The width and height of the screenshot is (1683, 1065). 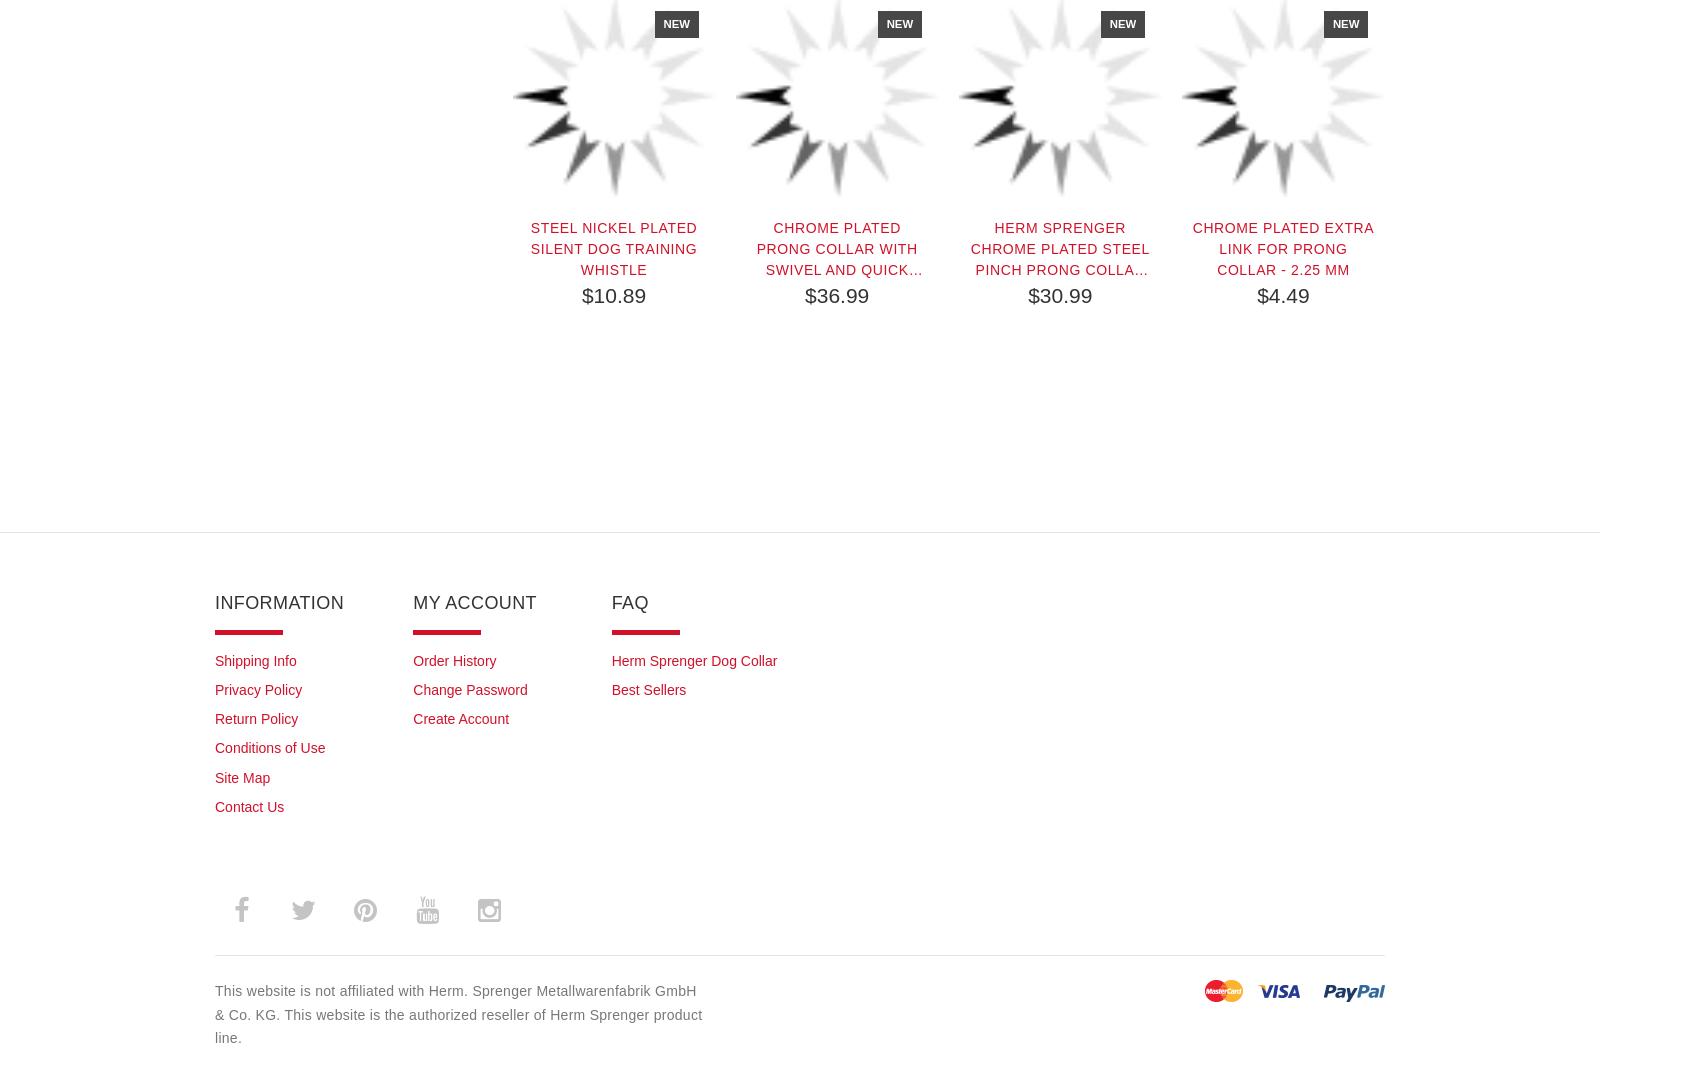 What do you see at coordinates (248, 805) in the screenshot?
I see `'Contact Us'` at bounding box center [248, 805].